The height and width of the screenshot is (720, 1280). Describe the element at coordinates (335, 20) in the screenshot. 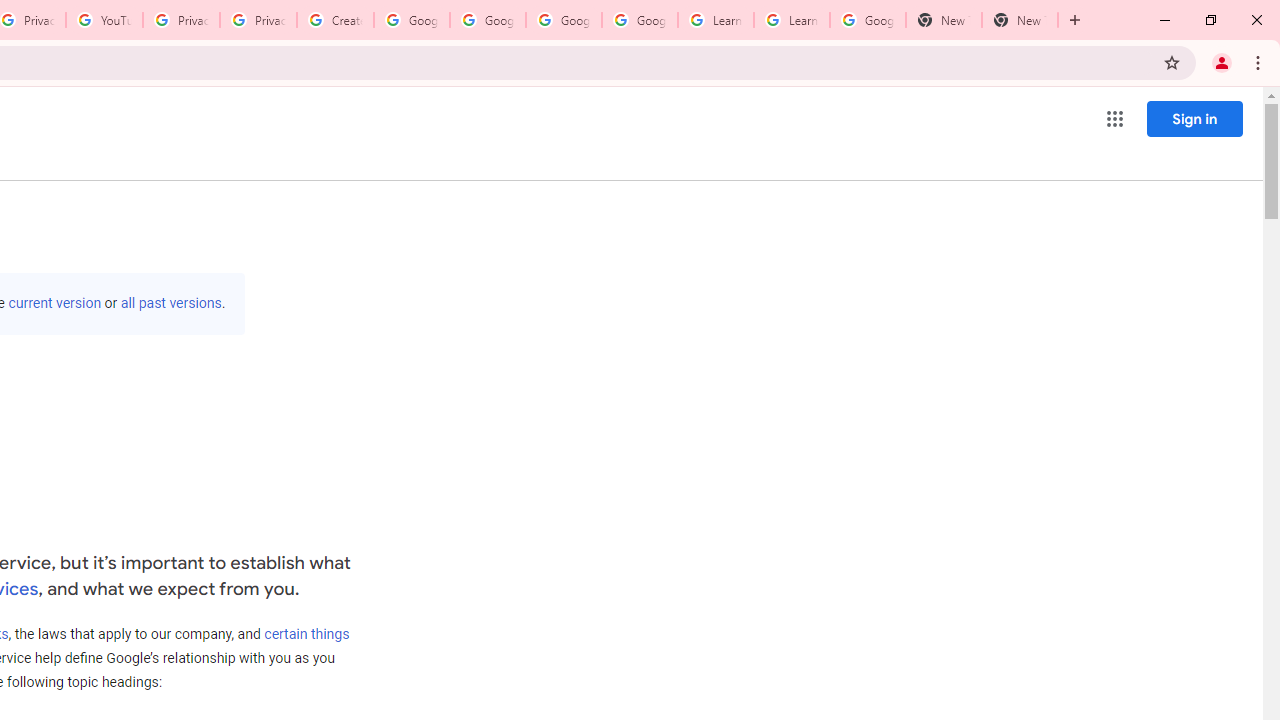

I see `'Create your Google Account'` at that location.